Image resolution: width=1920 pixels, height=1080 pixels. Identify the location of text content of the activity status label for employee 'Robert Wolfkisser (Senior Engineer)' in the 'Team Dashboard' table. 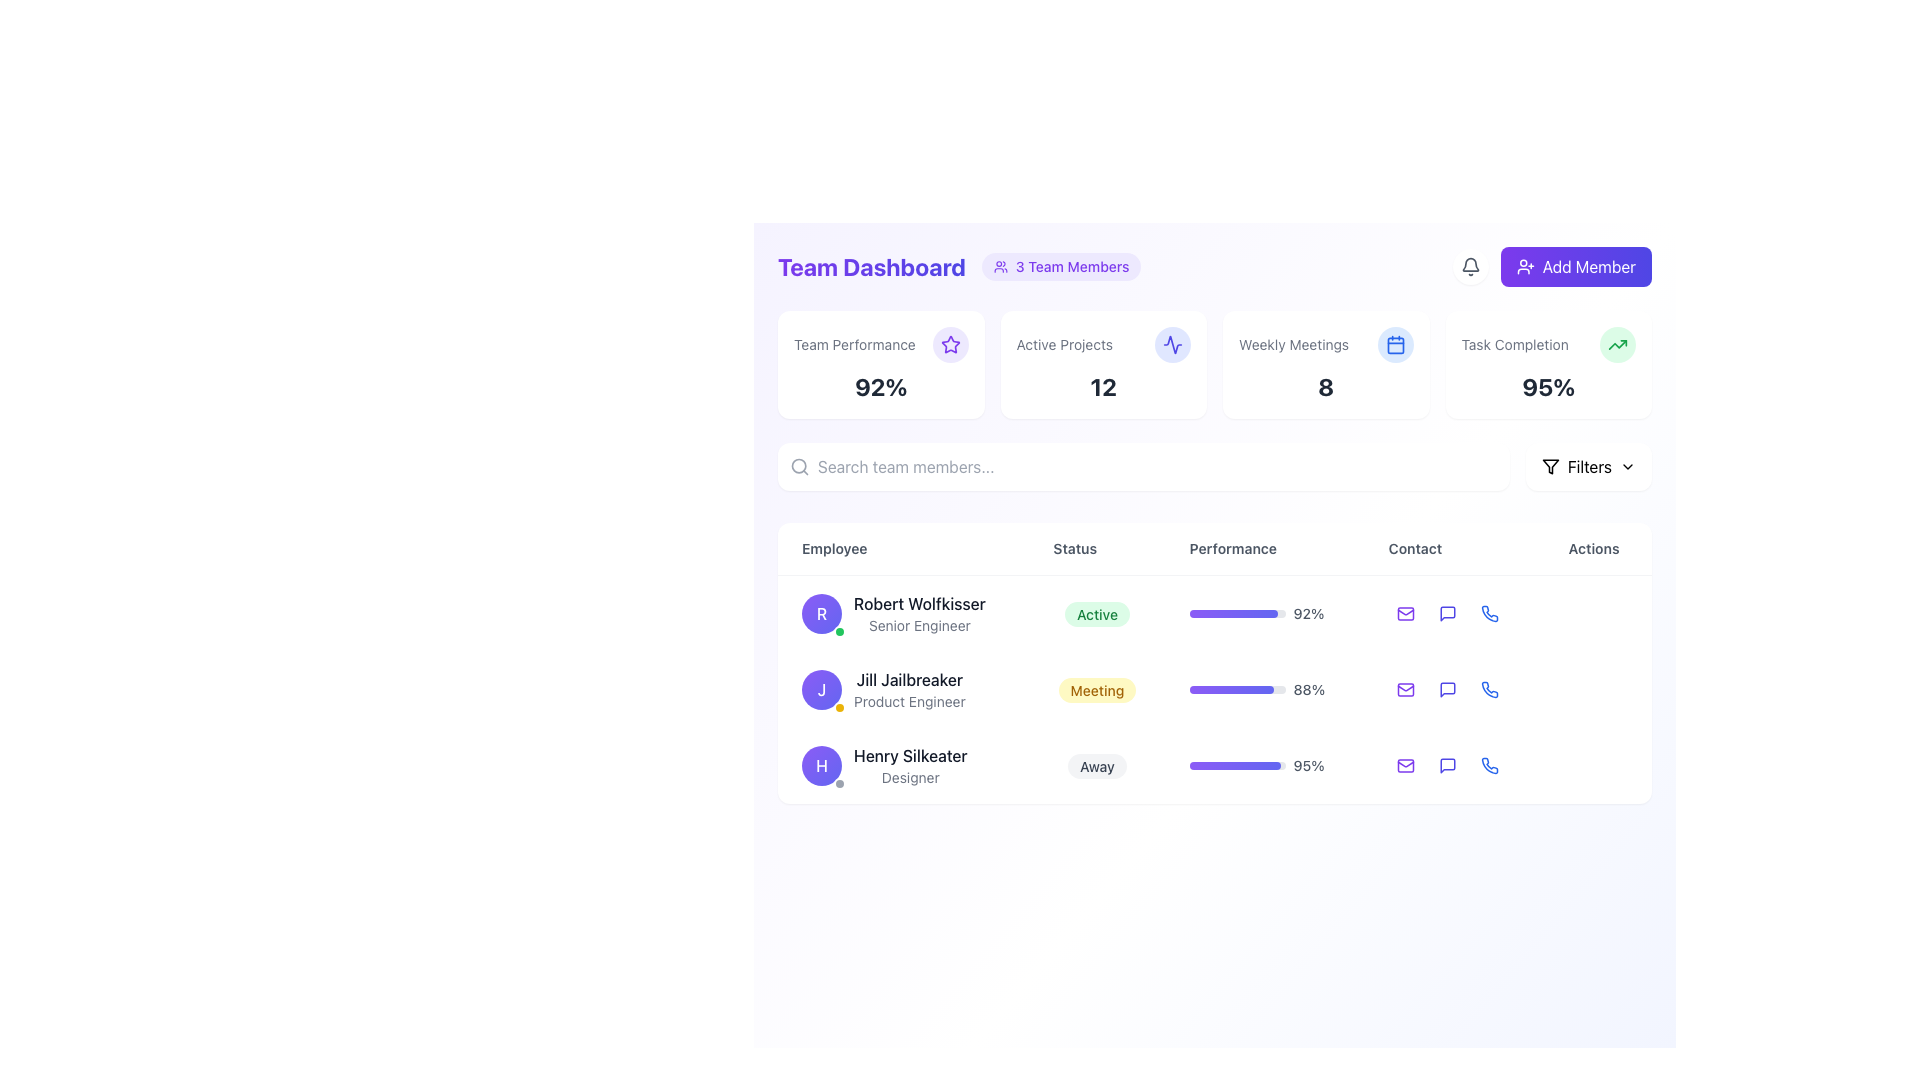
(1096, 612).